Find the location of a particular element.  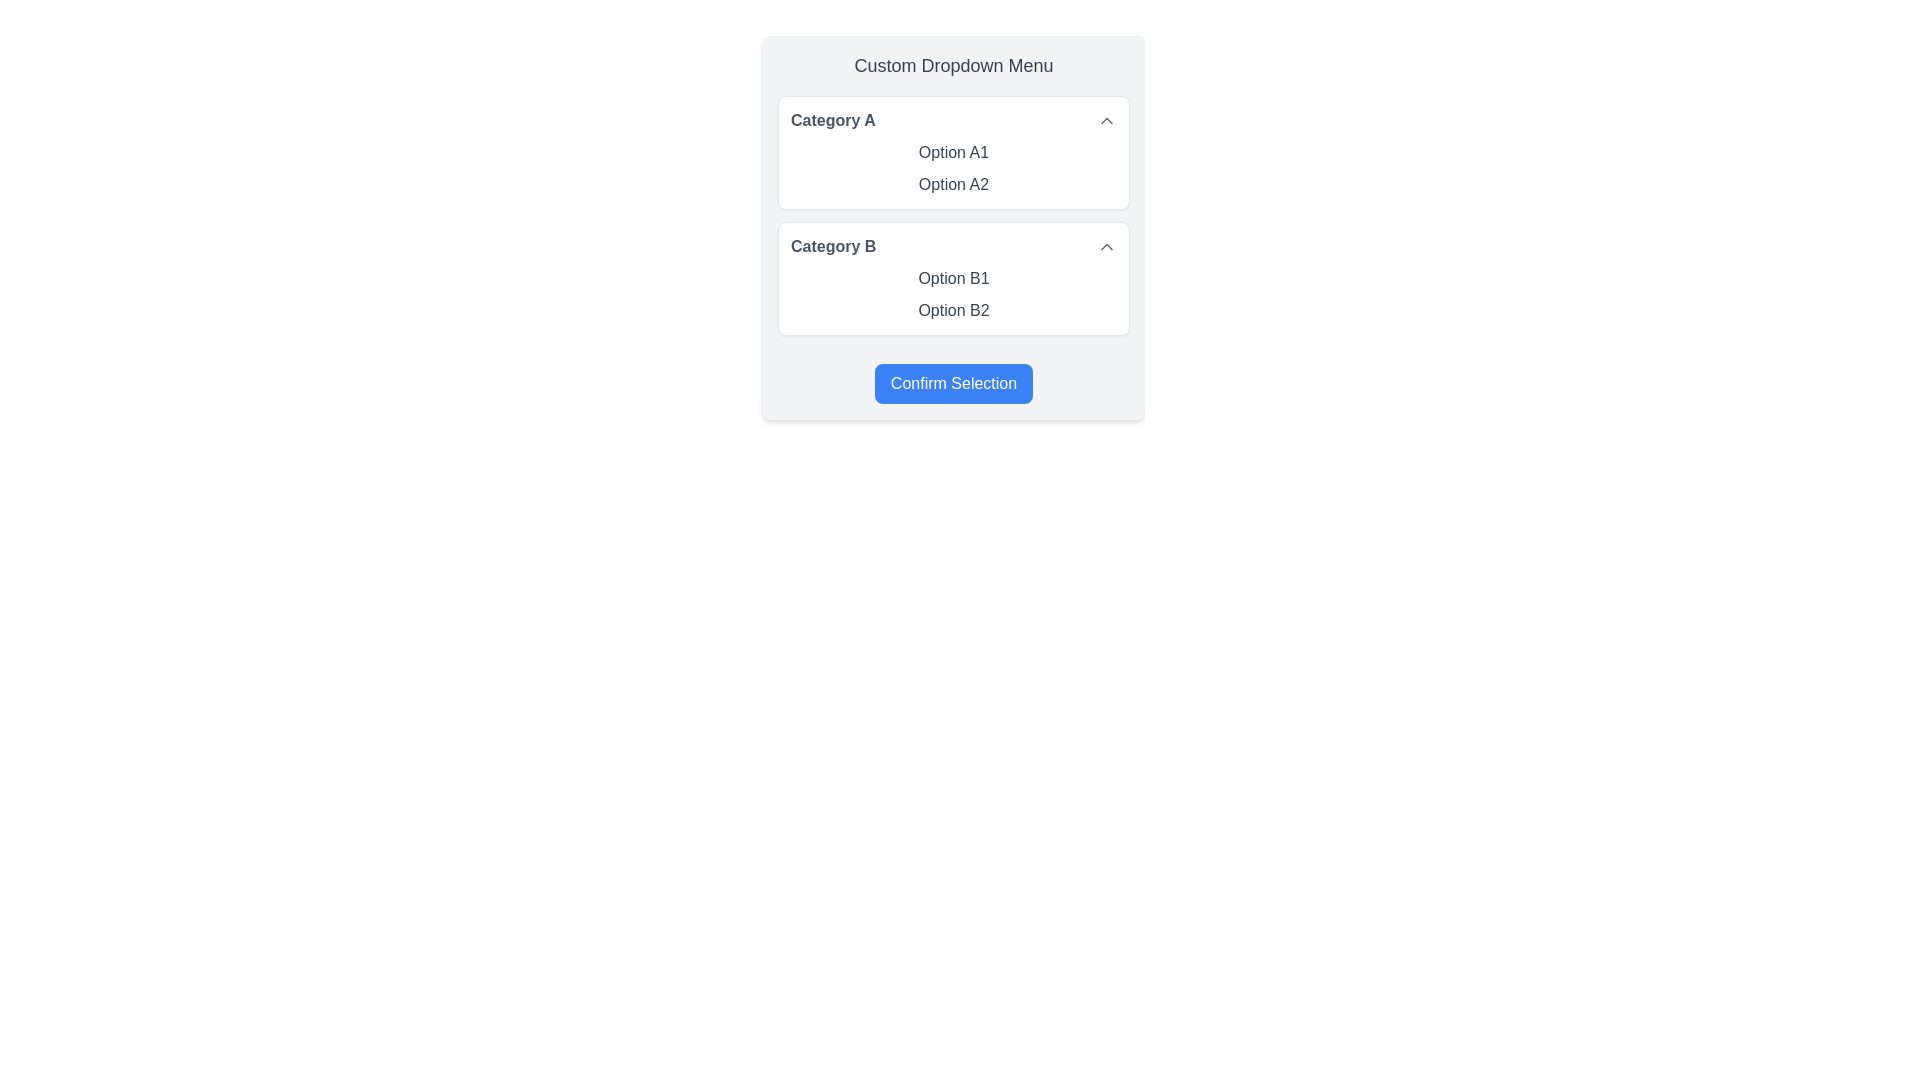

the textual label reading 'Option B1' in gray color located under 'Category B' in the dropdown menu to change its color is located at coordinates (953, 278).